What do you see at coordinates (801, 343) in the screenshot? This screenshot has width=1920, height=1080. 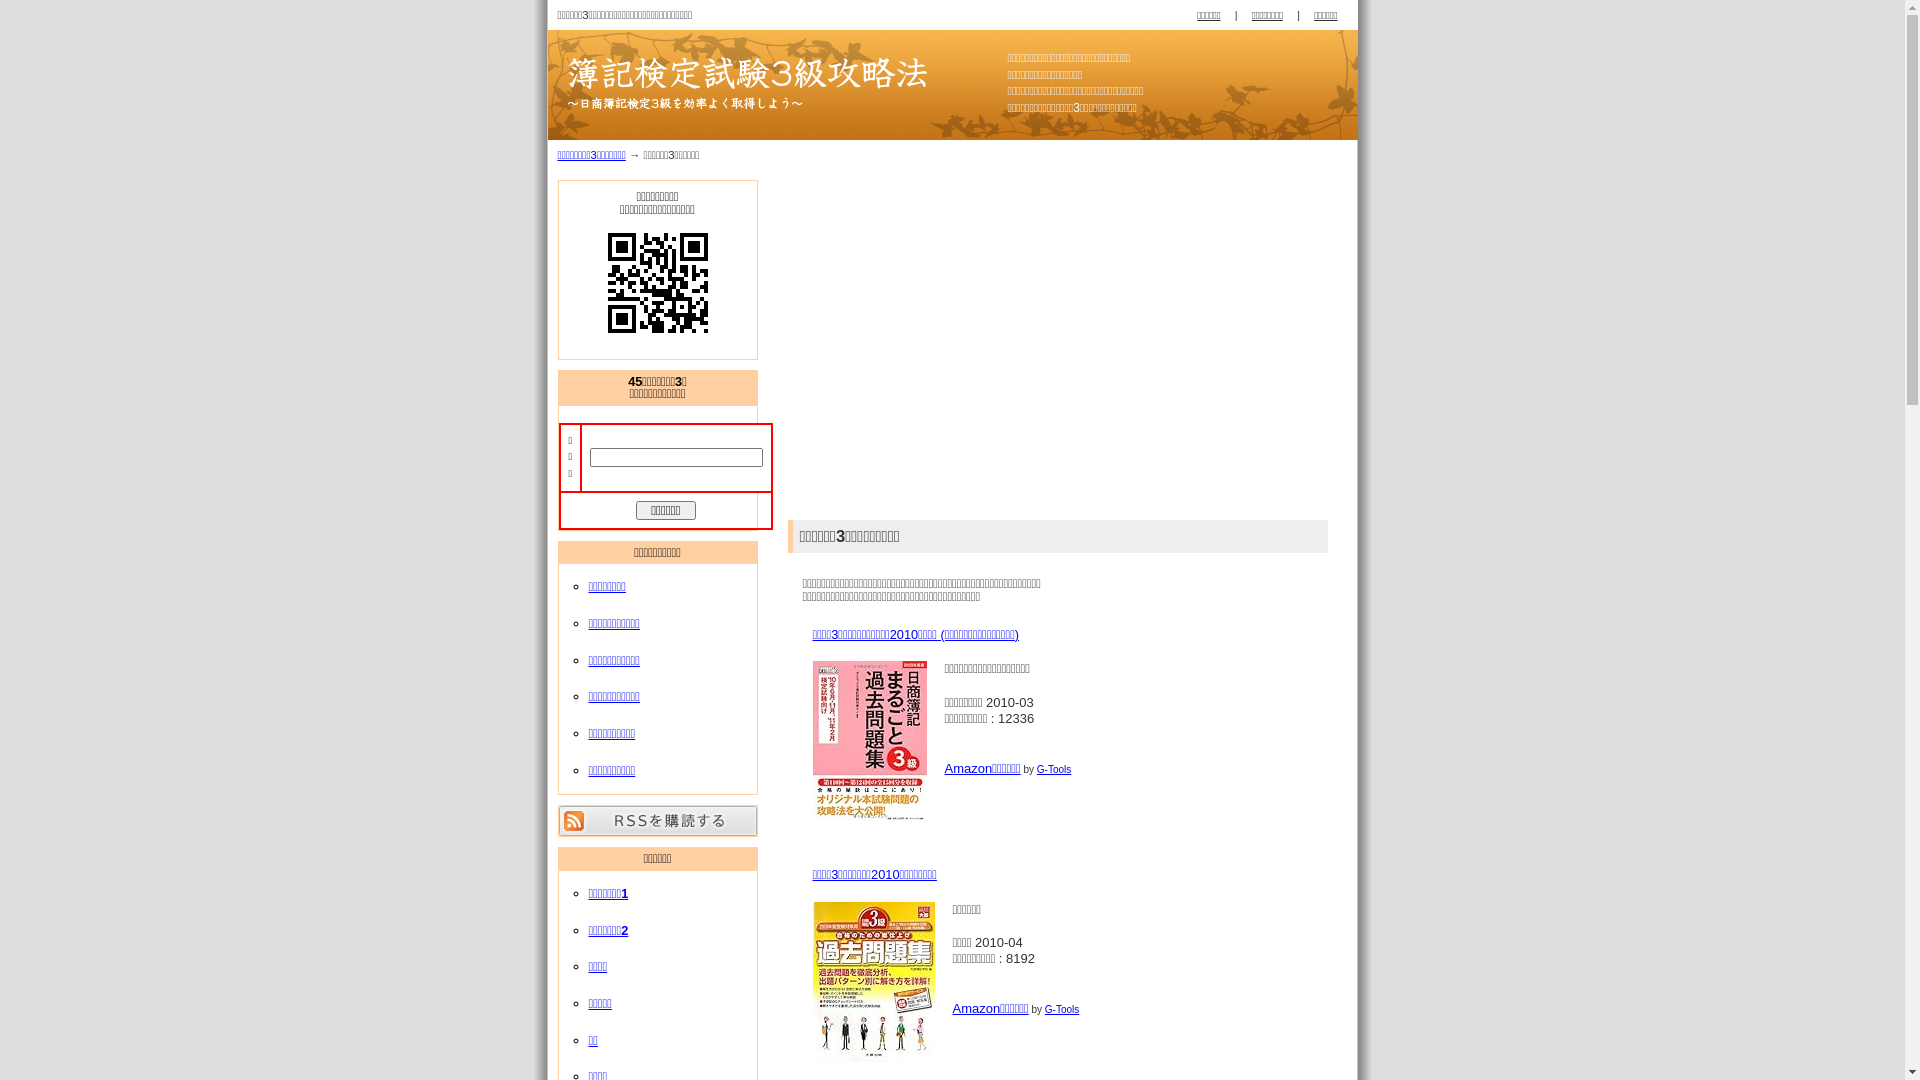 I see `'Advertisement'` at bounding box center [801, 343].